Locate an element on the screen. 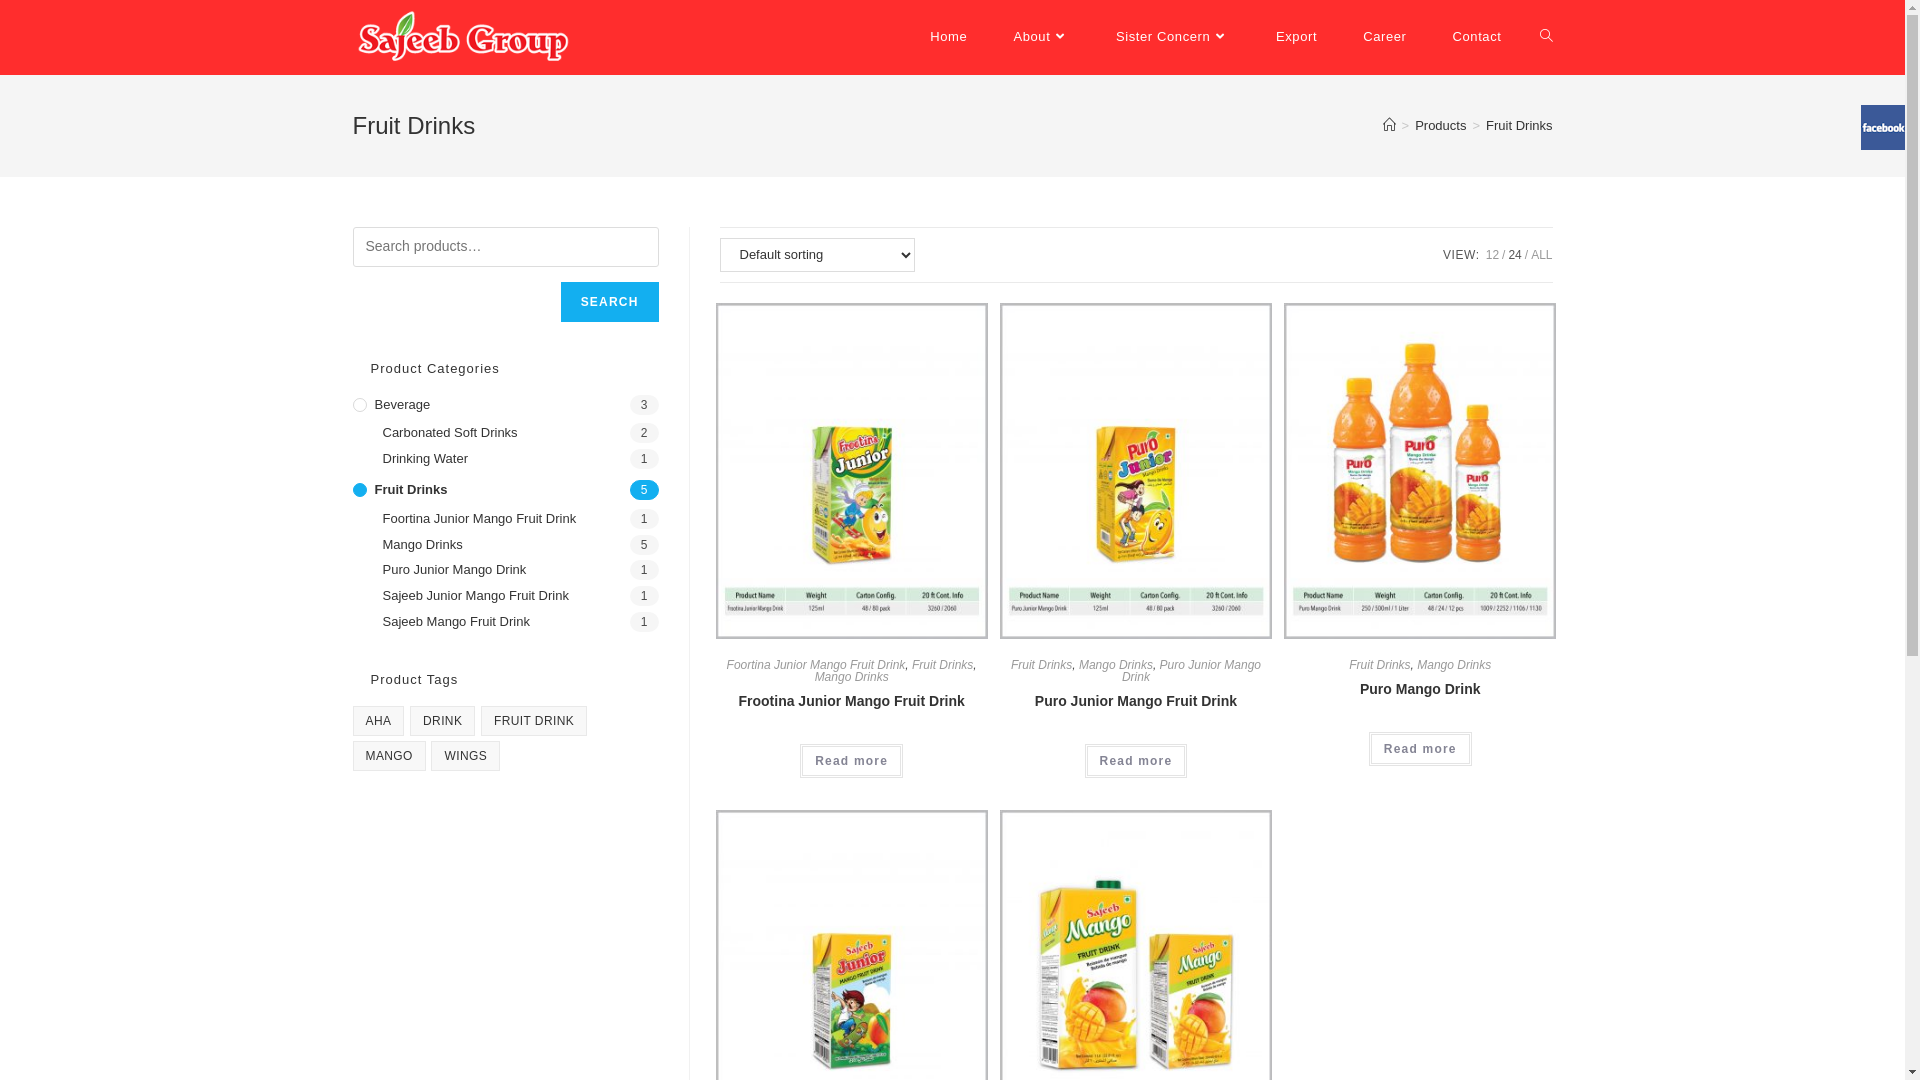 The image size is (1920, 1080). 'Export' is located at coordinates (1296, 37).